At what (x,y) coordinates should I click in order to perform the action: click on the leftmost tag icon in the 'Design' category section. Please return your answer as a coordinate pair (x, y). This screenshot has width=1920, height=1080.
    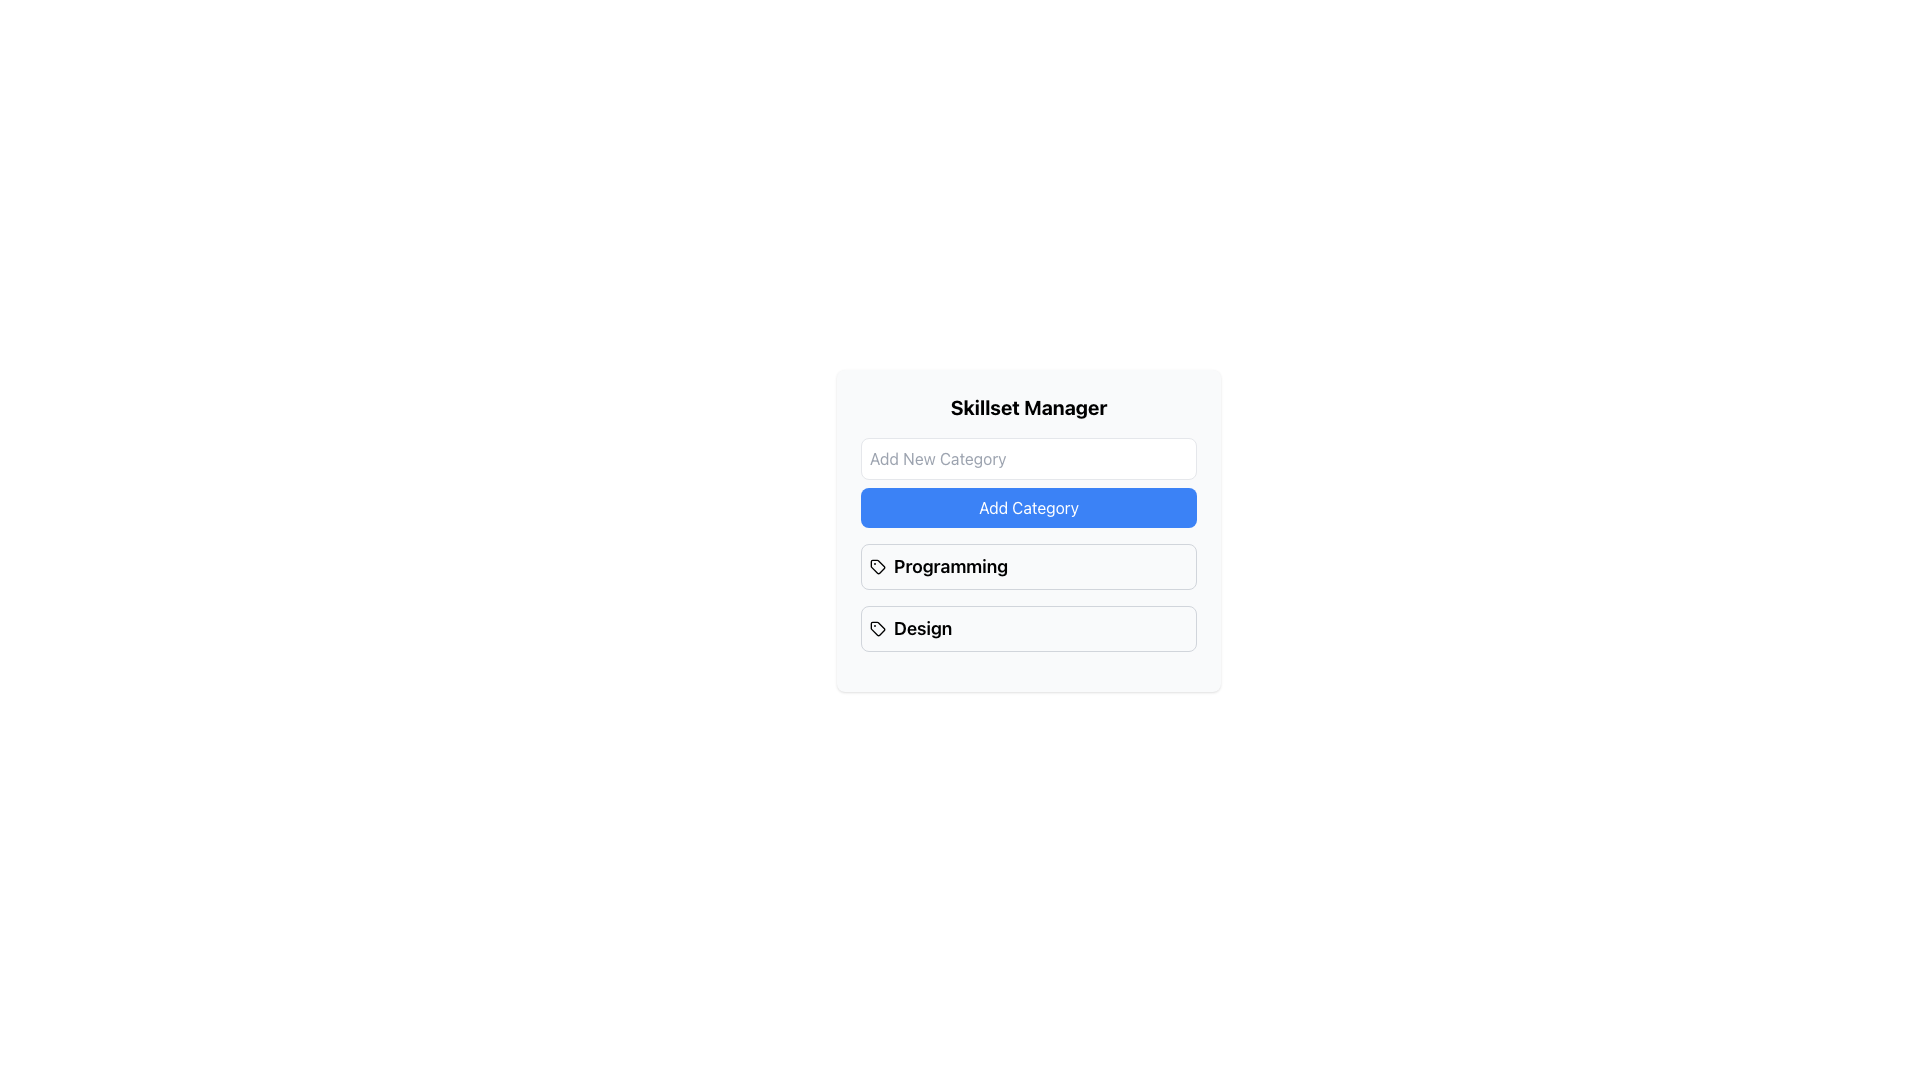
    Looking at the image, I should click on (878, 627).